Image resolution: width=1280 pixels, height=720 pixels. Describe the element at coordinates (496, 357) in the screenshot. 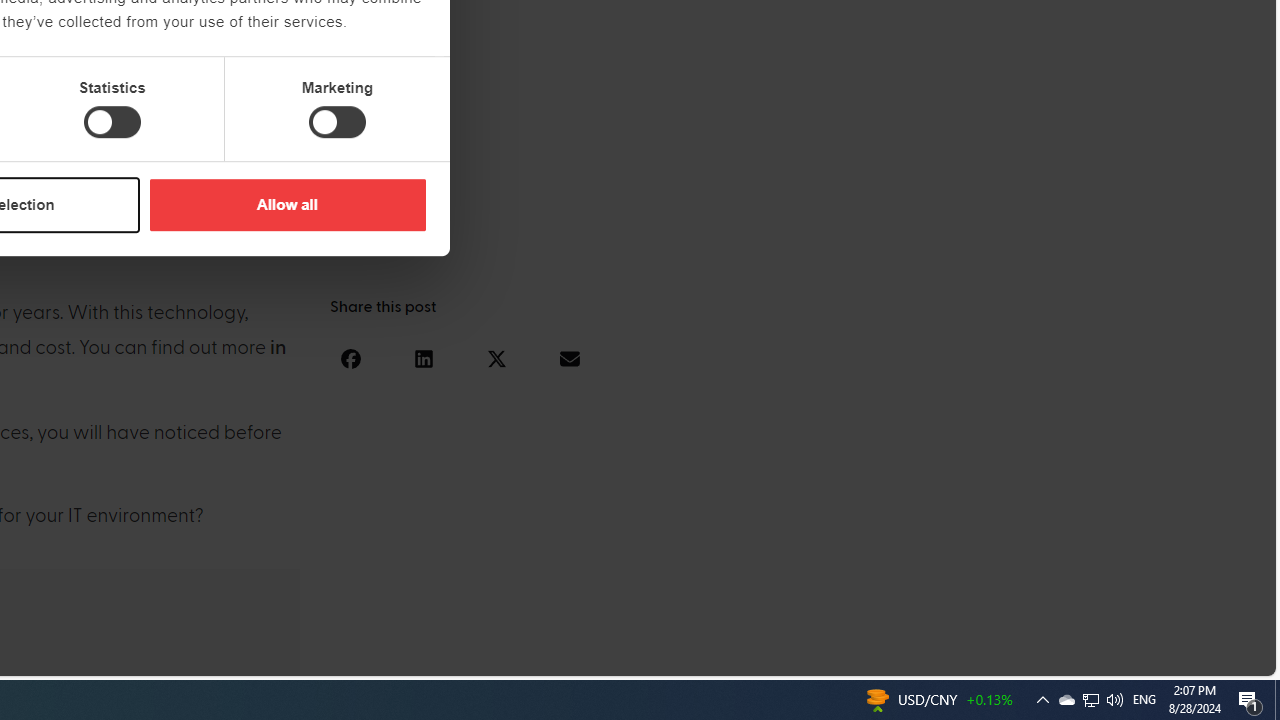

I see `'Share on x-twitter'` at that location.